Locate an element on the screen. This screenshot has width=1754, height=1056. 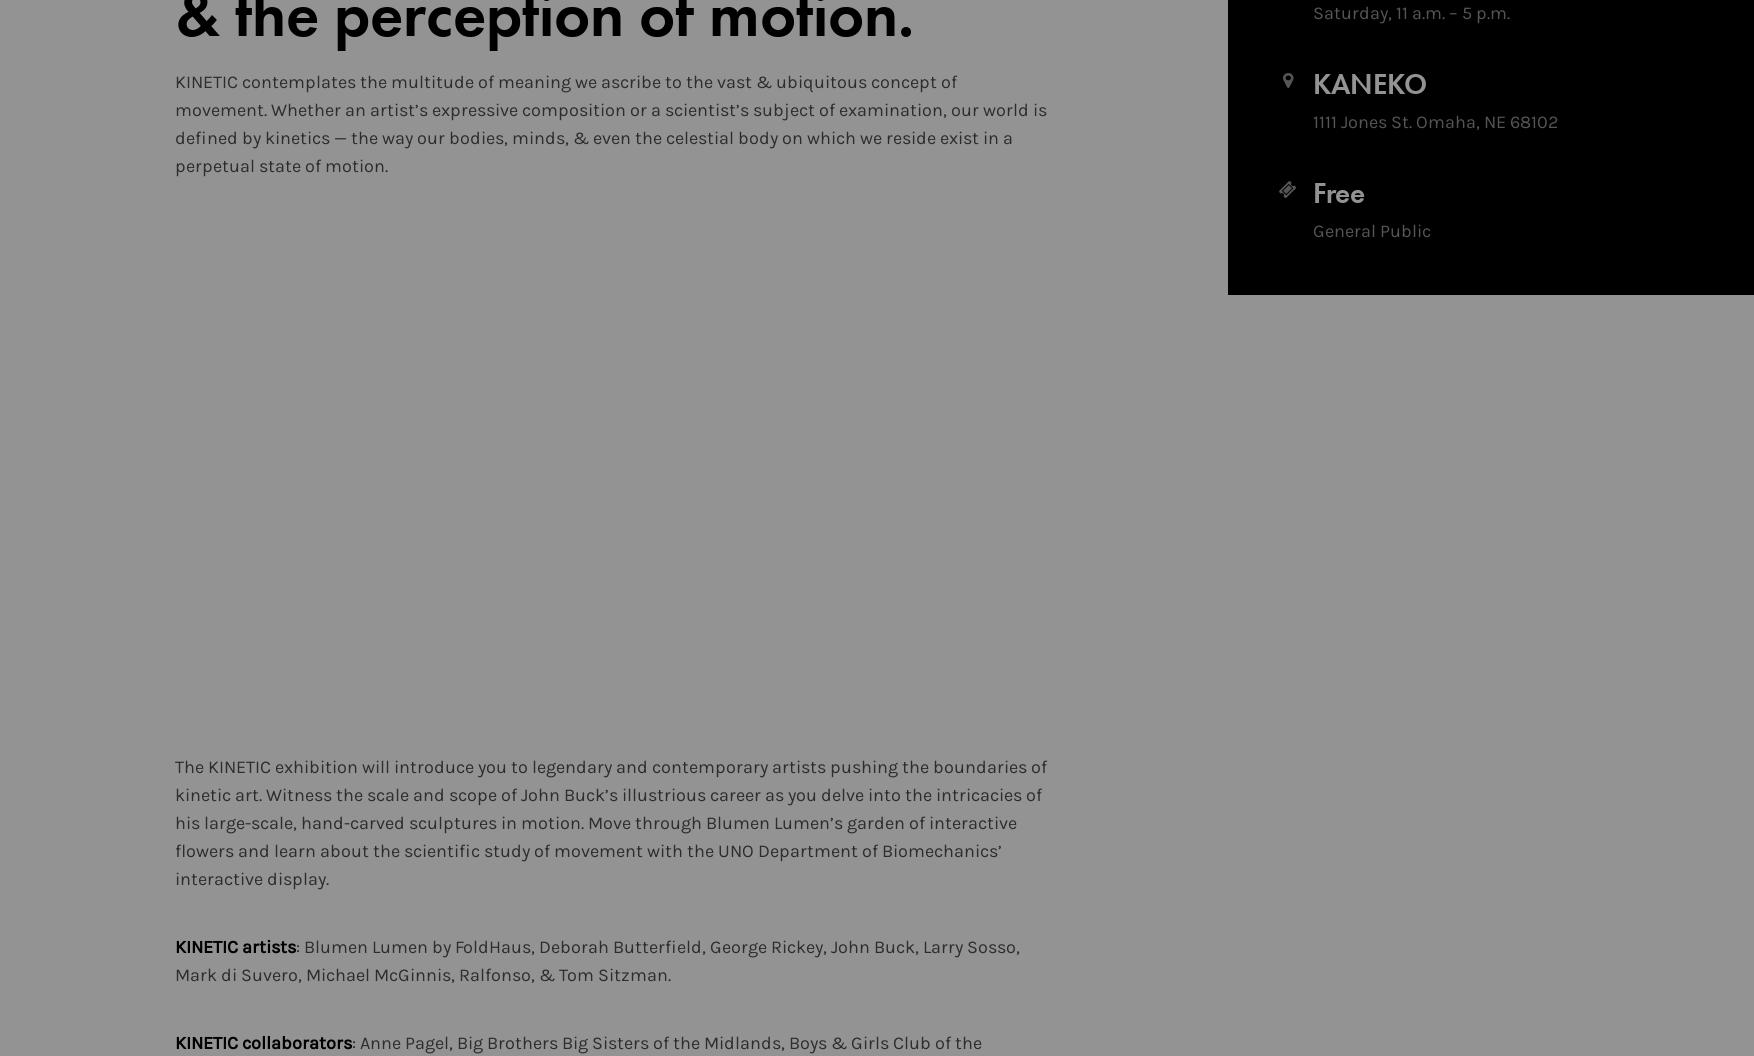
'Education' is located at coordinates (1044, 123).